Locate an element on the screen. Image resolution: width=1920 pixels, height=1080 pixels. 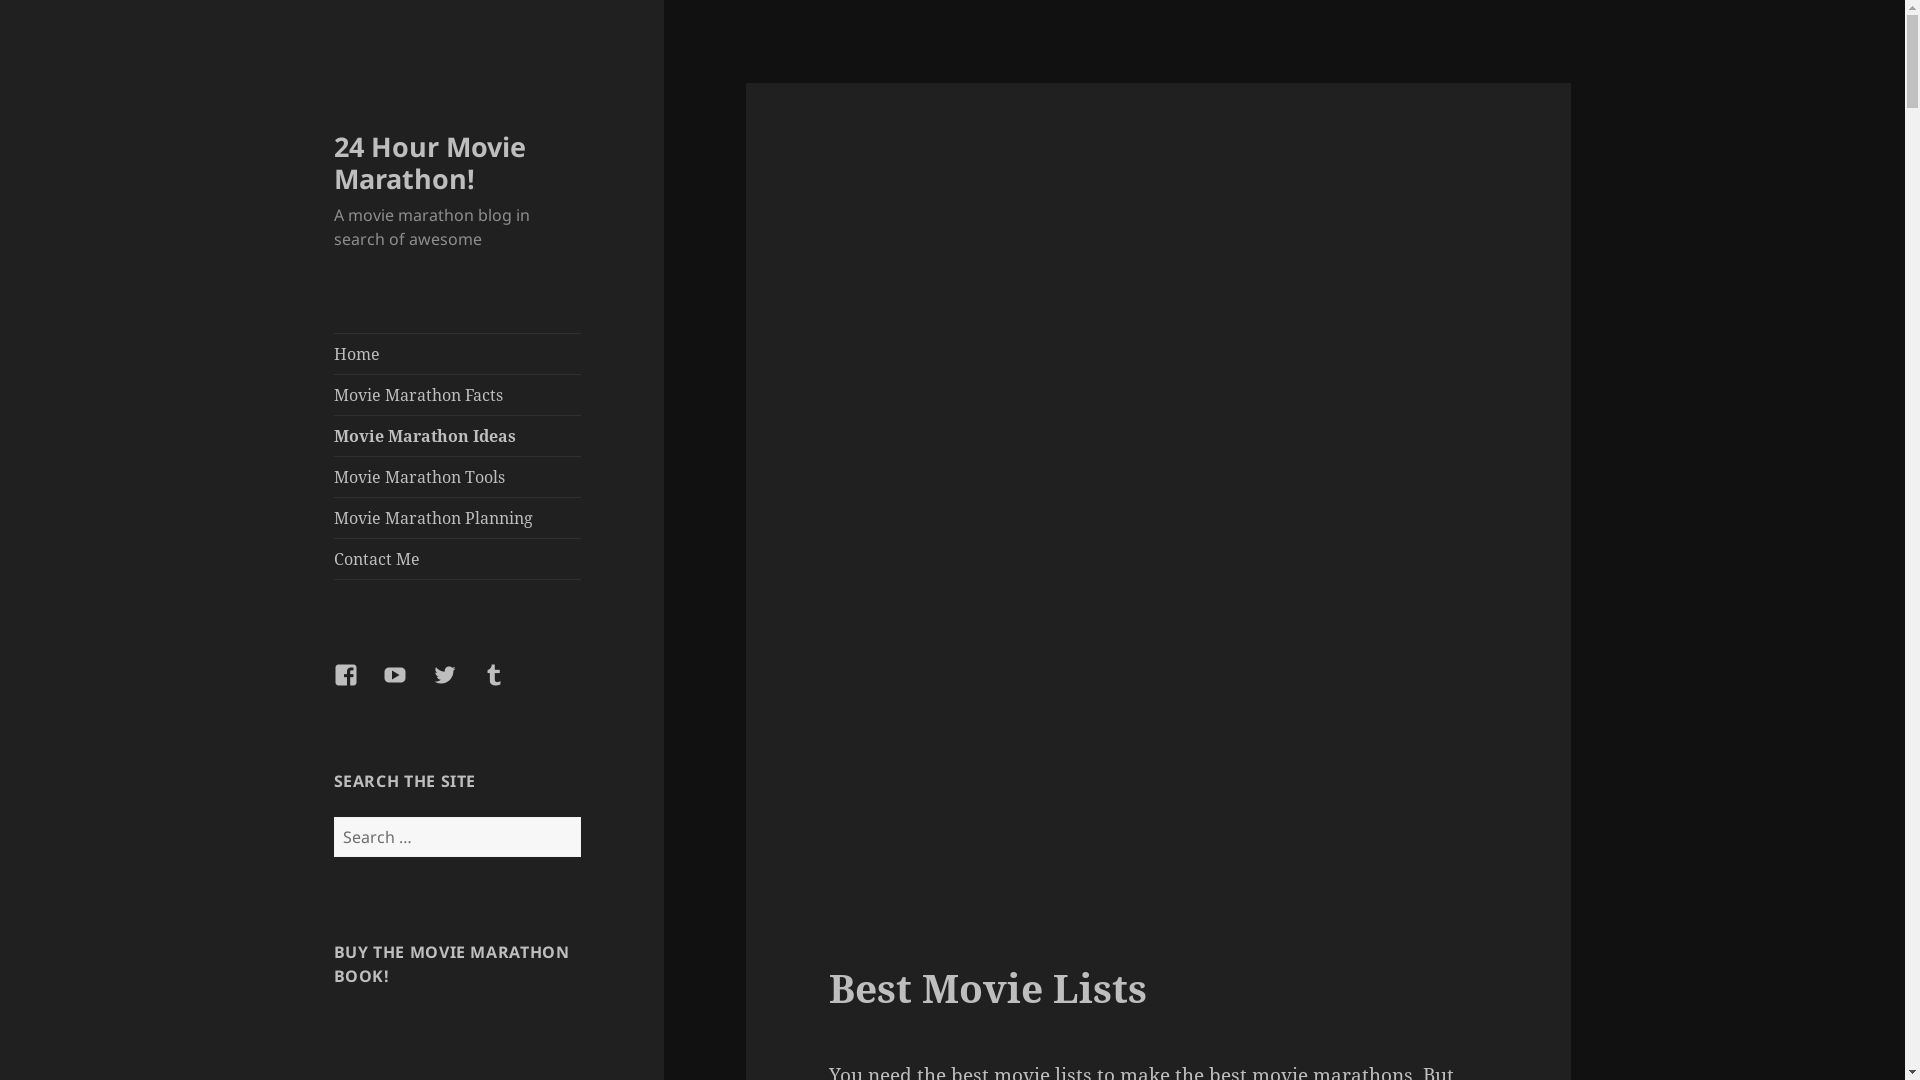
'24 Hour Movie Marathon!' is located at coordinates (334, 161).